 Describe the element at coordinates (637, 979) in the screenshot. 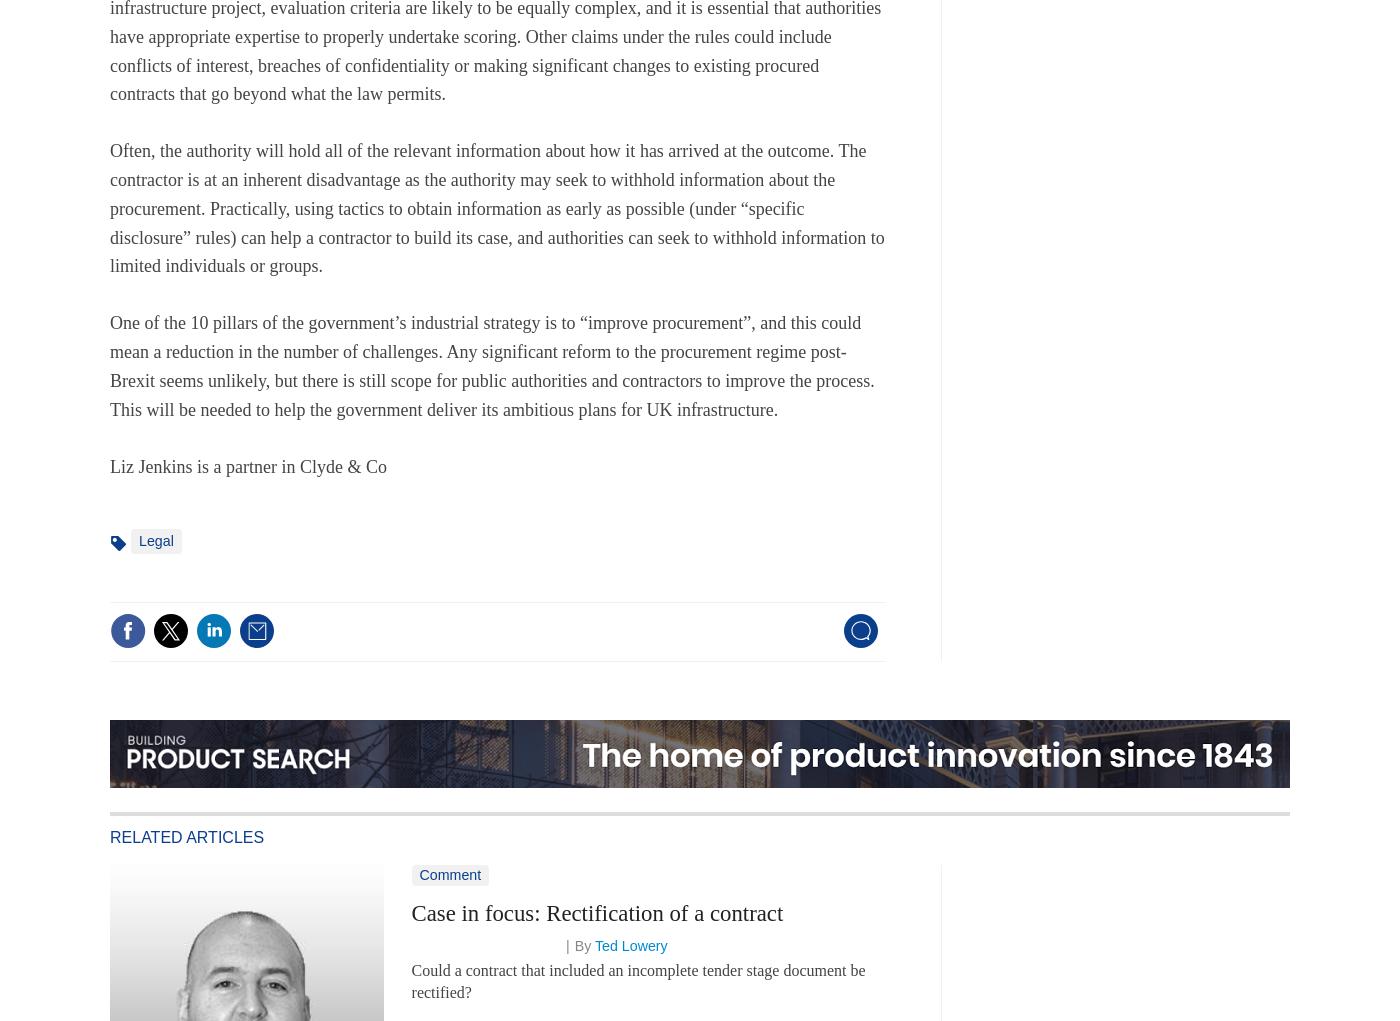

I see `'Could a contract that included an incomplete tender stage document be rectified?'` at that location.